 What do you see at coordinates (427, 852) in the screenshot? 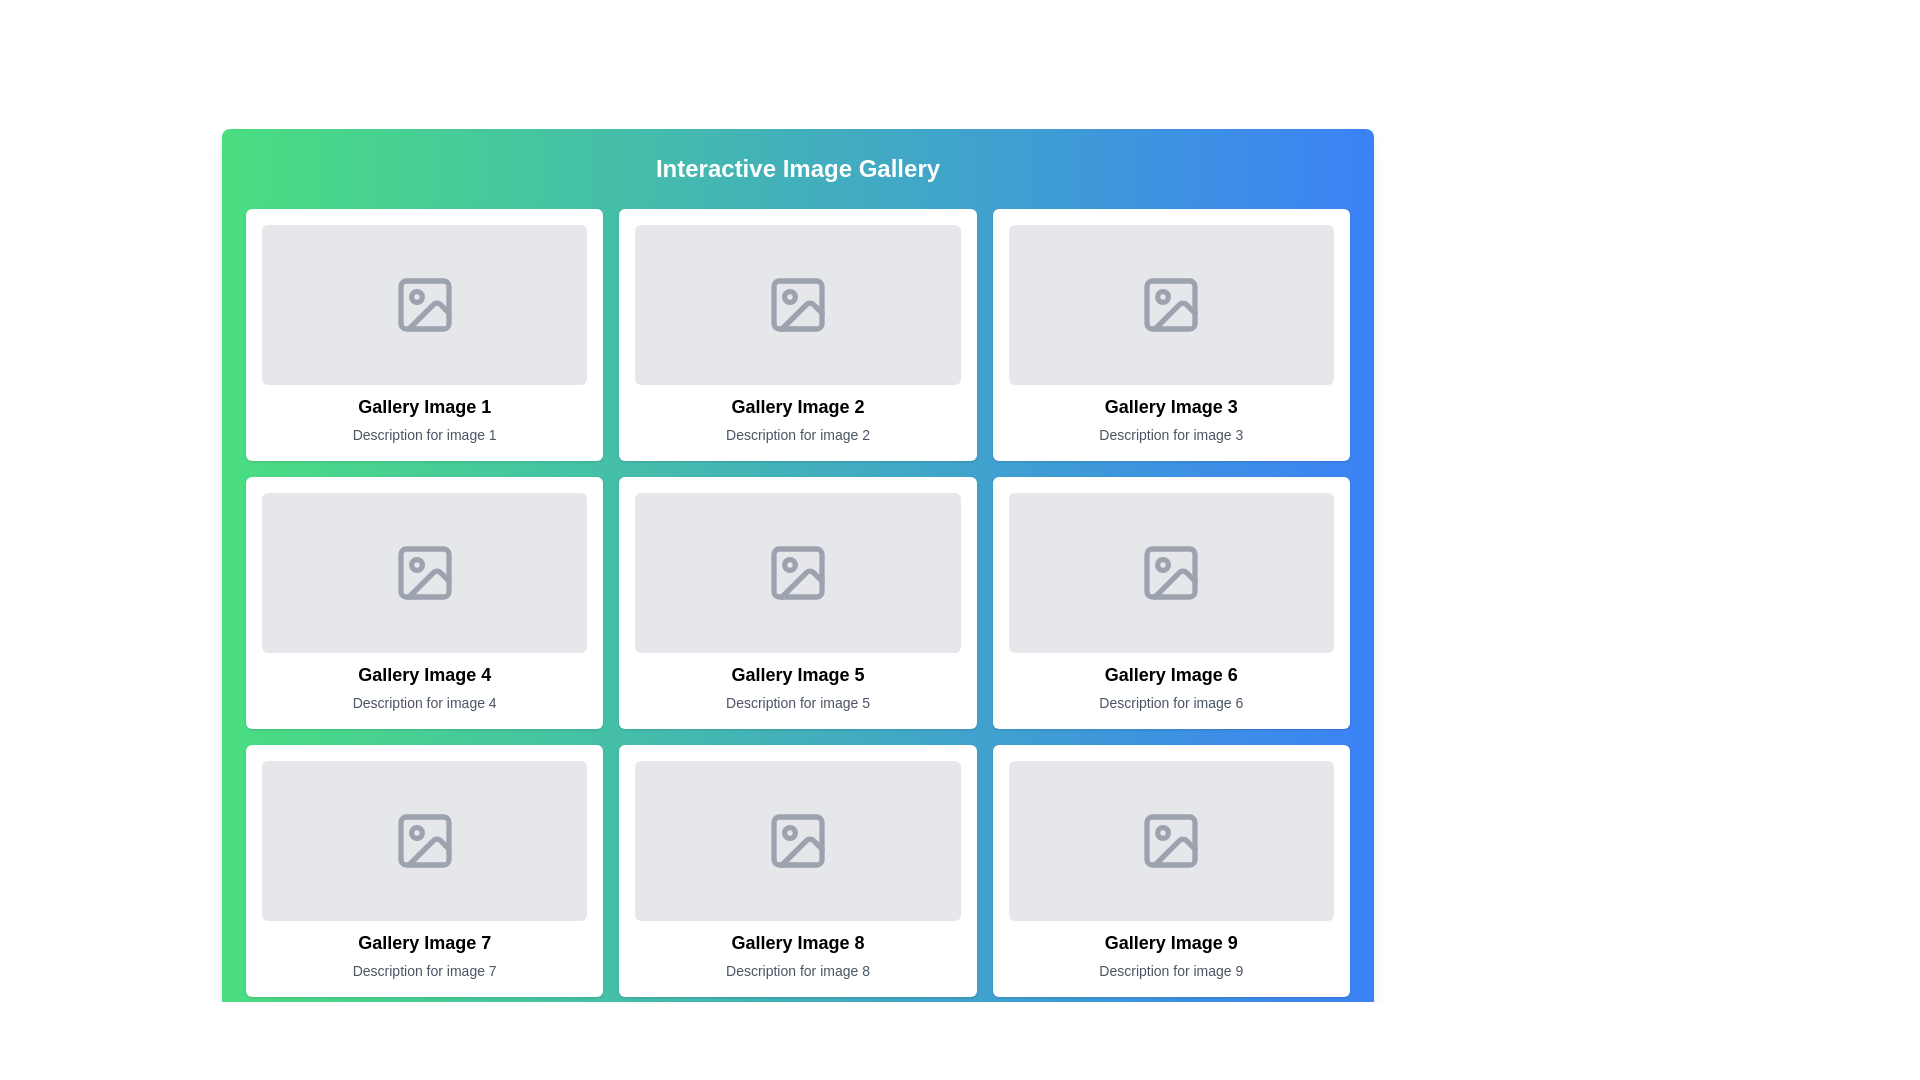
I see `the visual appearance of the graphical icon element located in the seventh grid slot labeled 'Gallery Image 7'` at bounding box center [427, 852].